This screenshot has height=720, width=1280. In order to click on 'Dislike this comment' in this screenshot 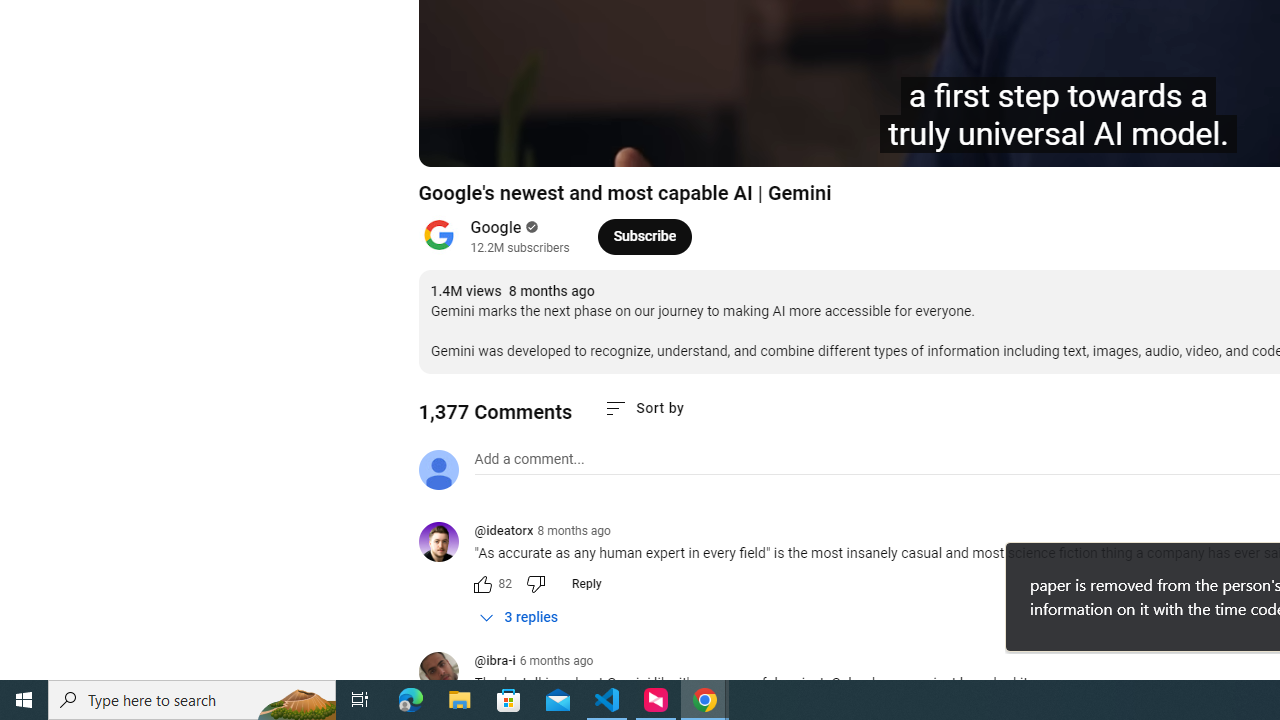, I will do `click(535, 583)`.